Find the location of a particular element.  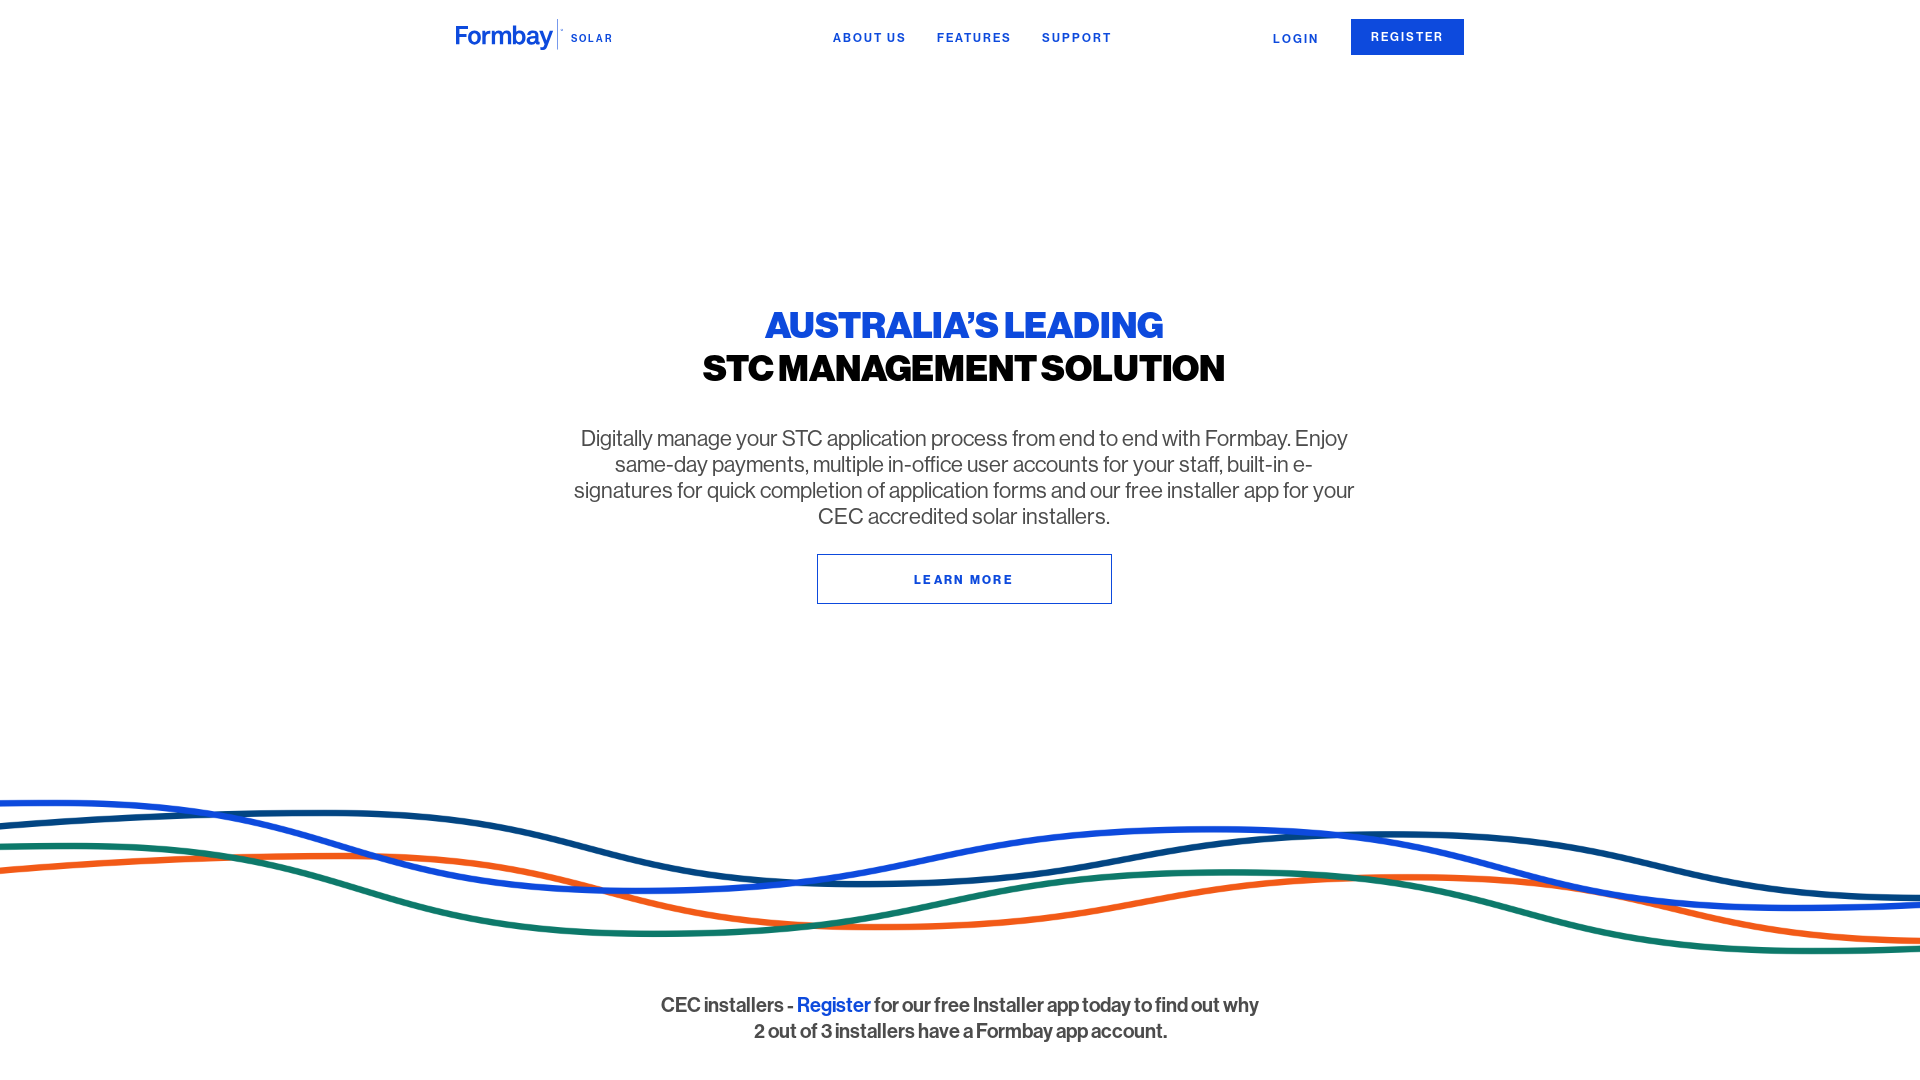

'FEATURES' is located at coordinates (974, 38).